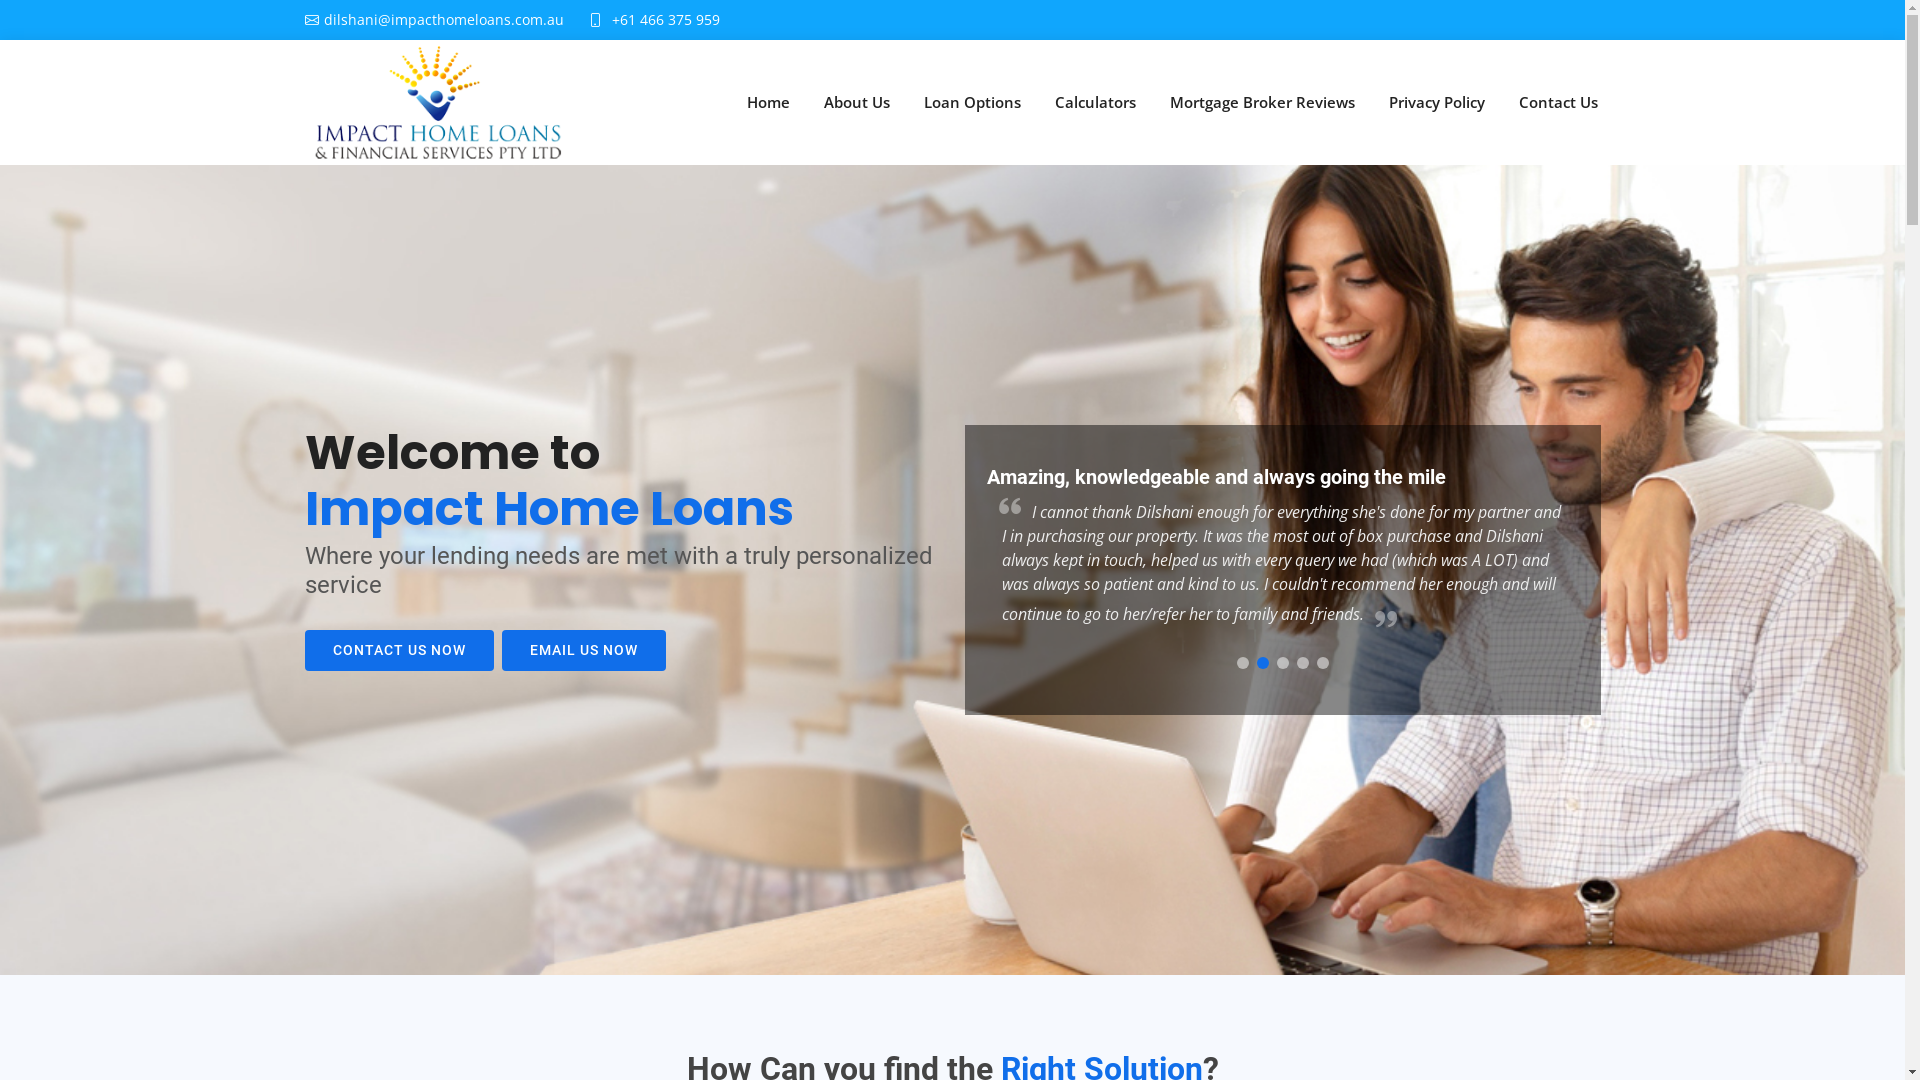 Image resolution: width=1920 pixels, height=1080 pixels. Describe the element at coordinates (1260, 102) in the screenshot. I see `'Mortgage Broker Reviews'` at that location.